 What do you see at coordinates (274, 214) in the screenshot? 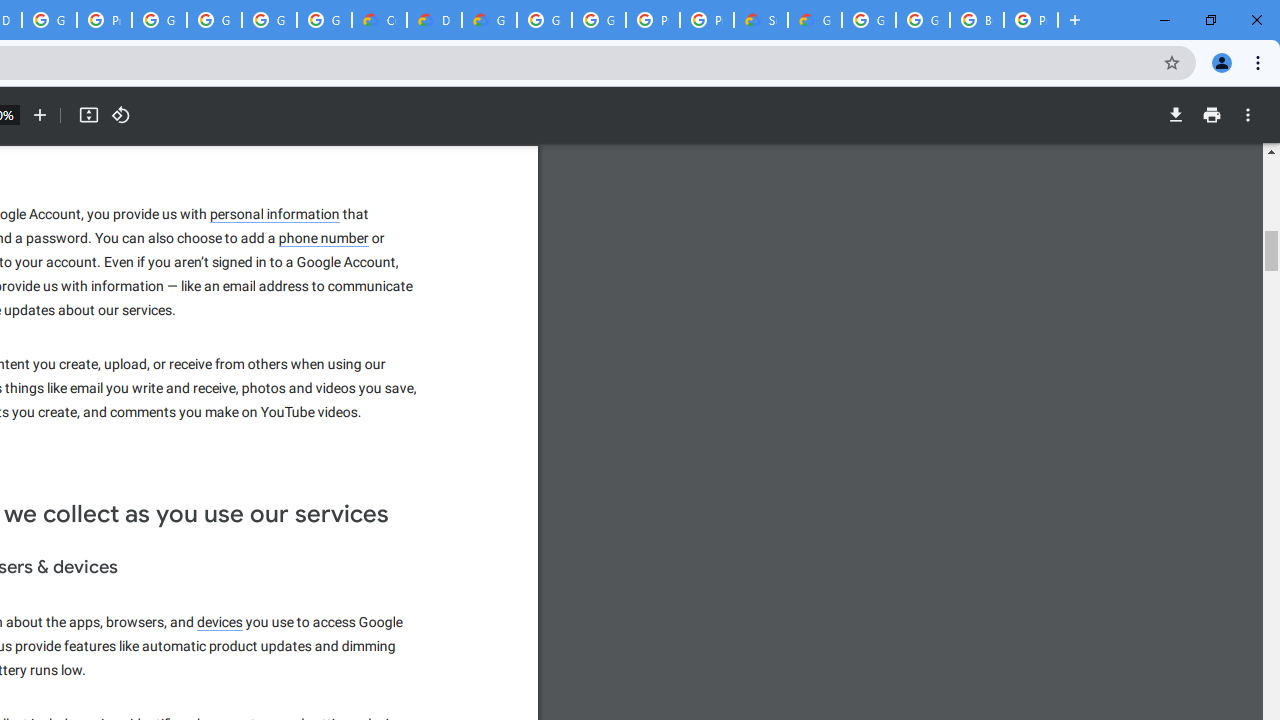
I see `'personal information'` at bounding box center [274, 214].